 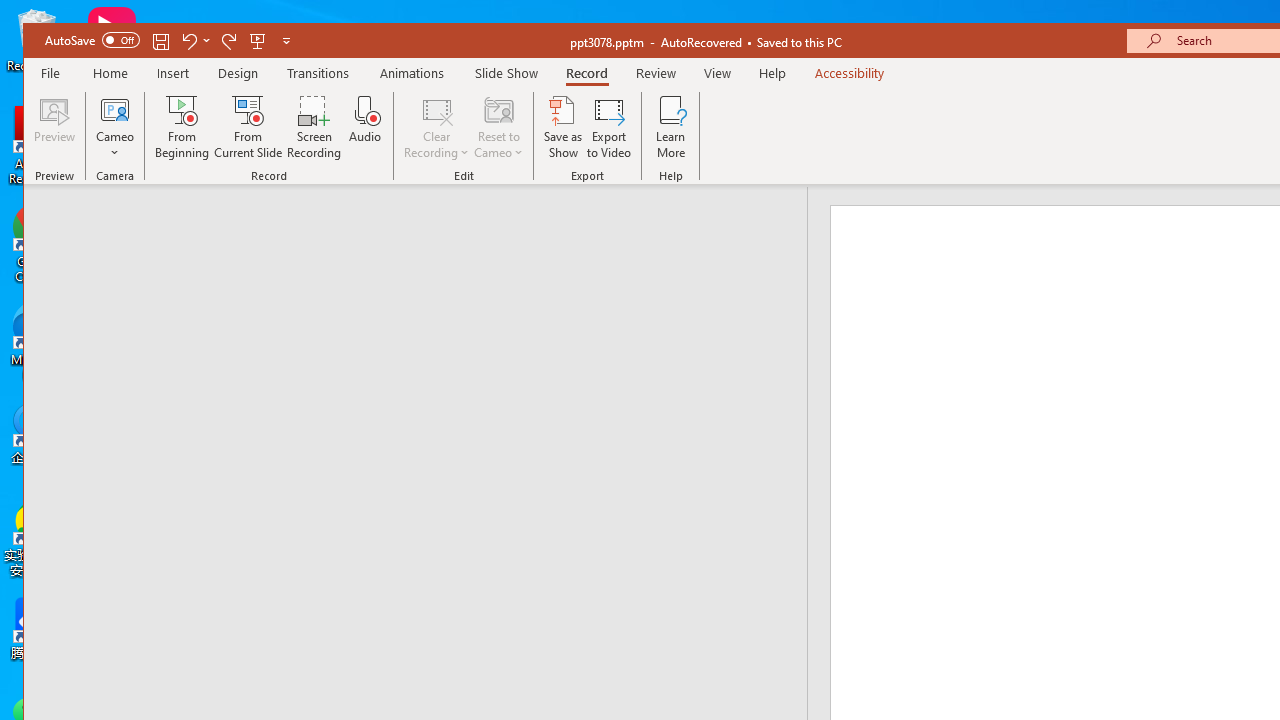 I want to click on 'Clear Recording', so click(x=436, y=127).